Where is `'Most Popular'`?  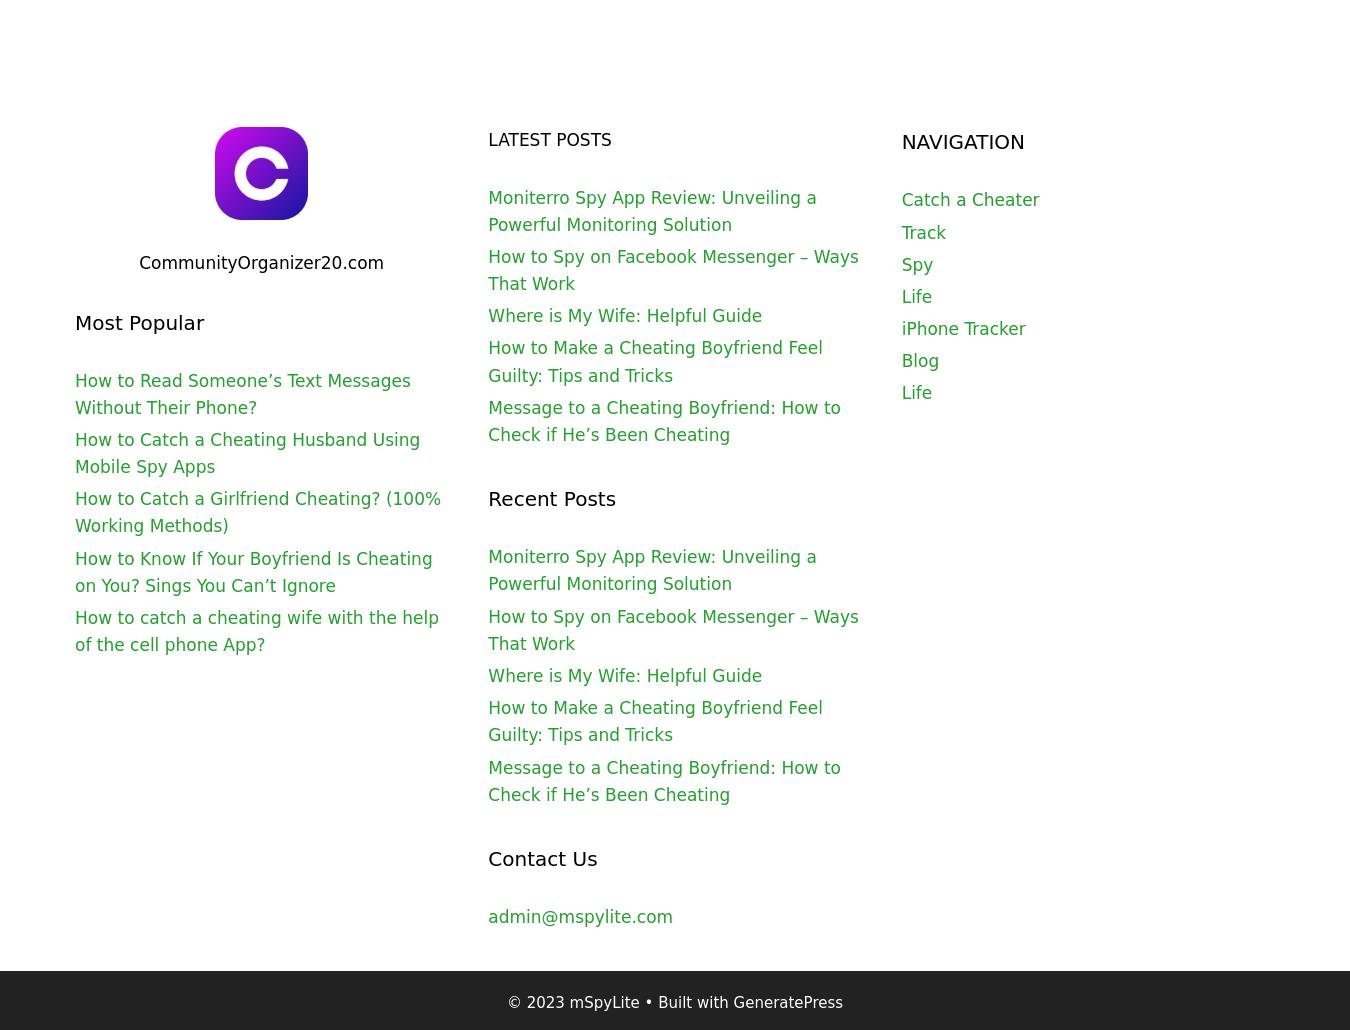 'Most Popular' is located at coordinates (74, 320).